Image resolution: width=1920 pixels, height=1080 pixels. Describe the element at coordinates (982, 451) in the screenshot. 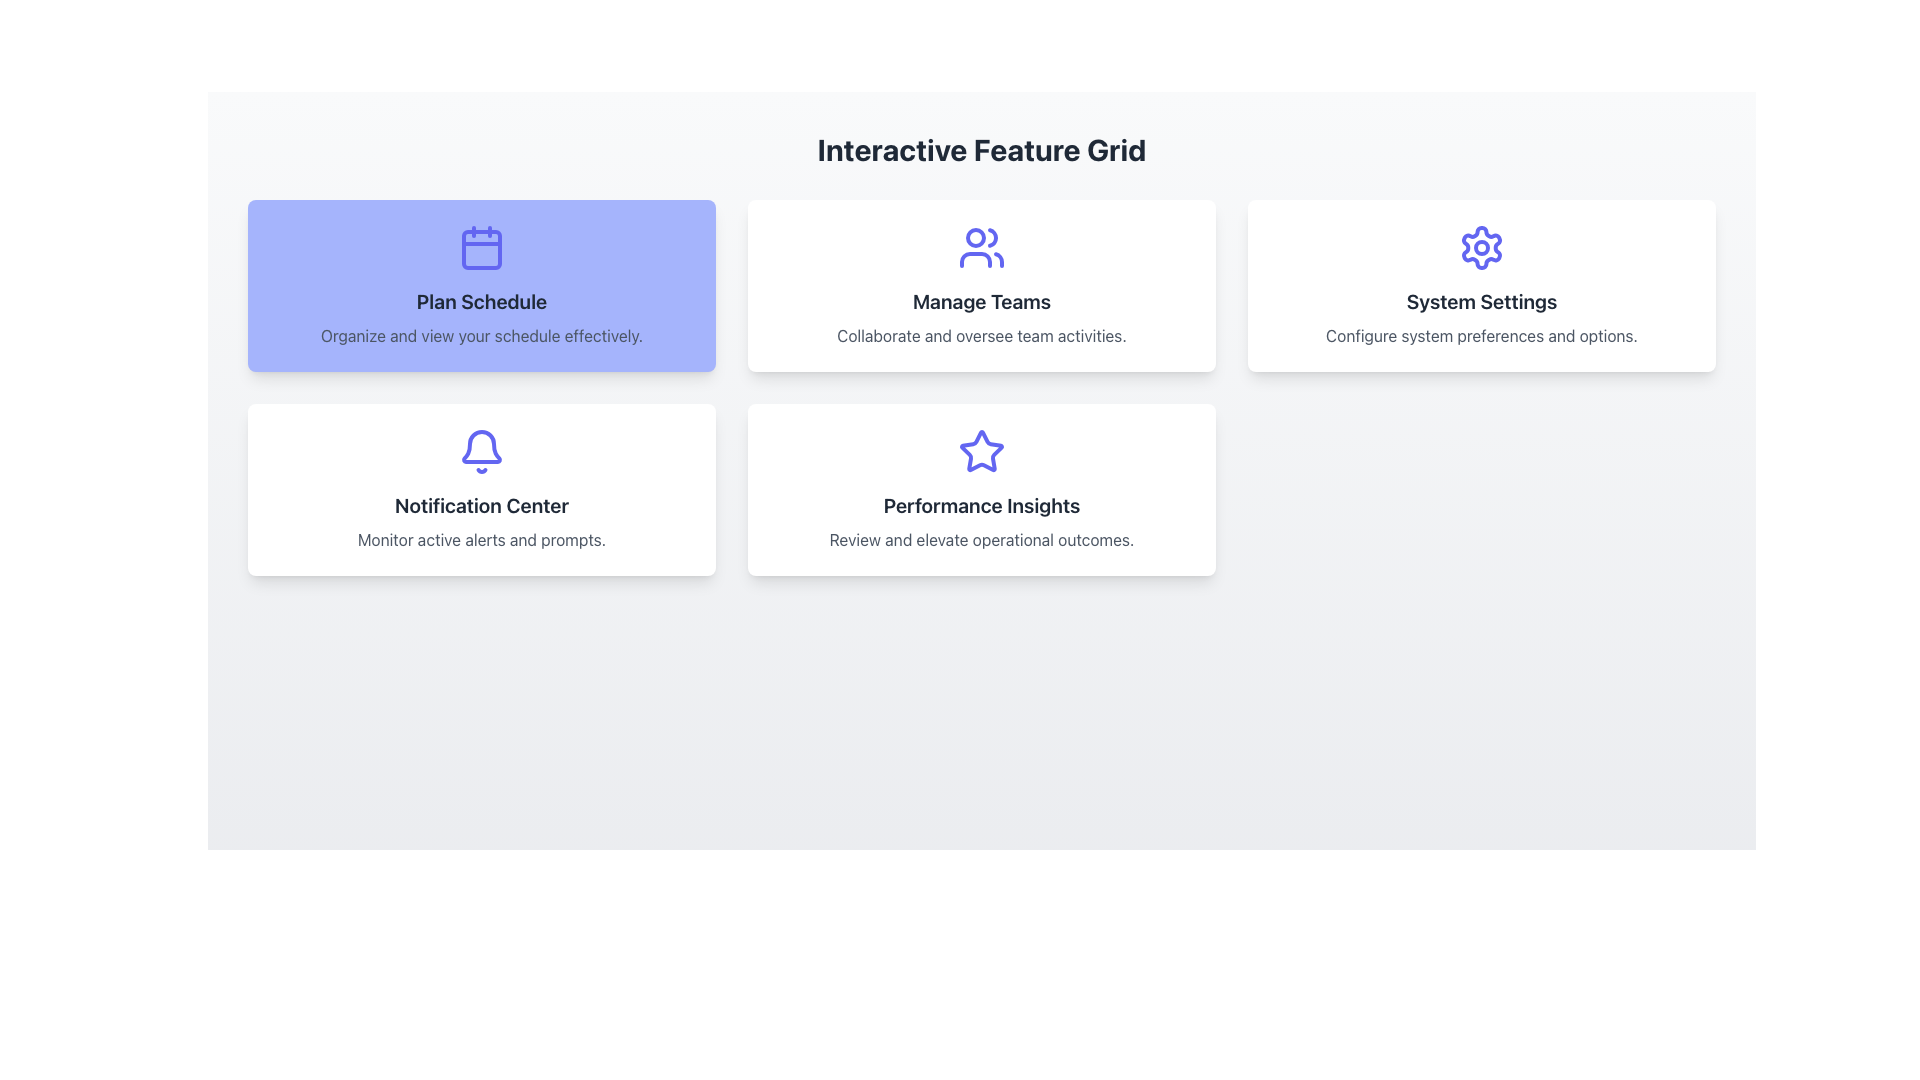

I see `the star-shaped decorative icon with a vivid indigo color located above the title text 'Performance Insights'` at that location.